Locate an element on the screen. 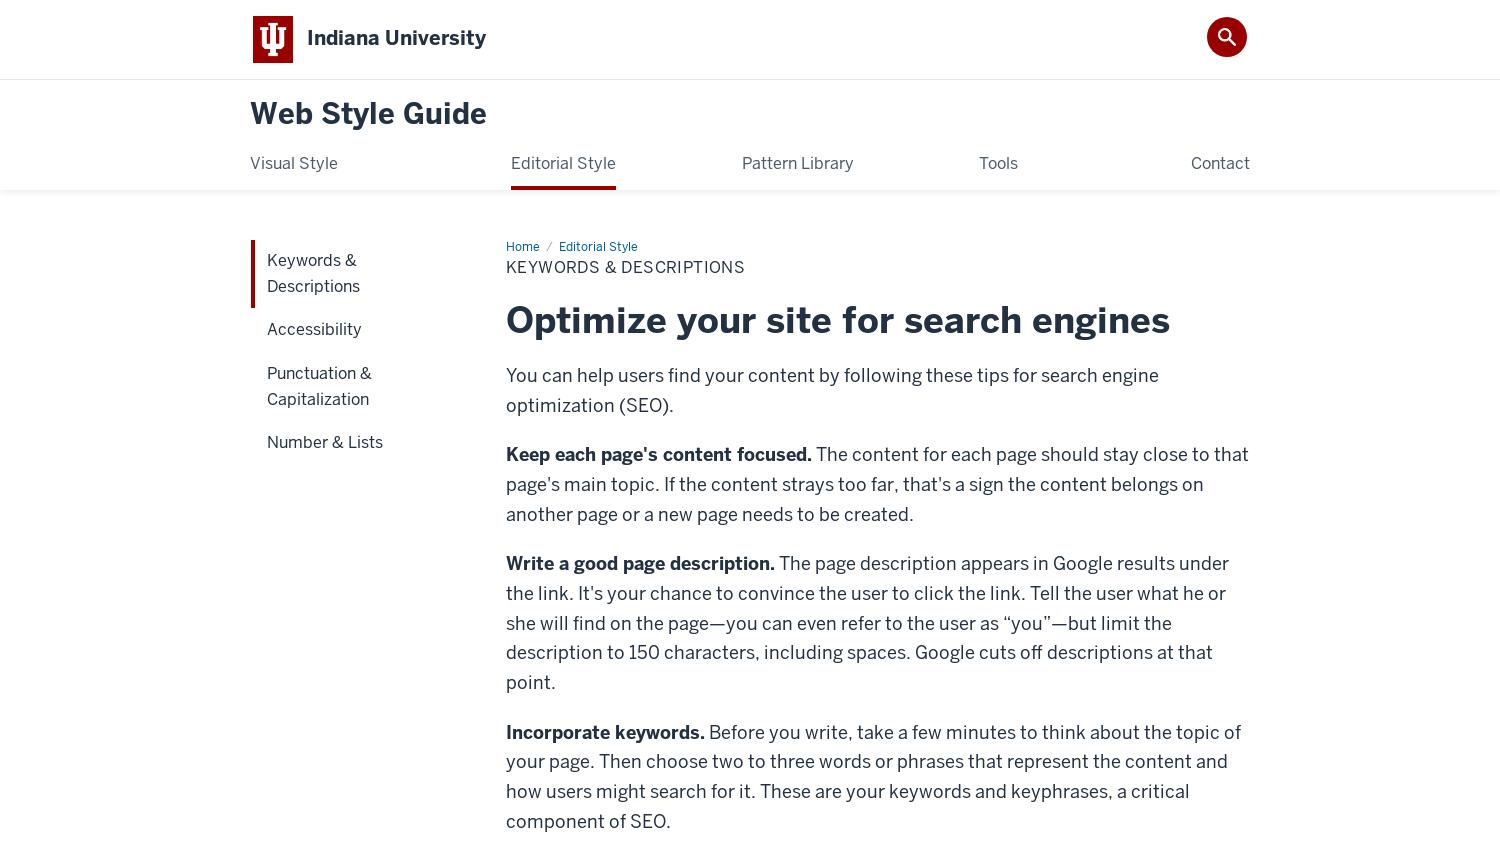 The height and width of the screenshot is (854, 1500). 'Optimize your site for search engines' is located at coordinates (837, 317).